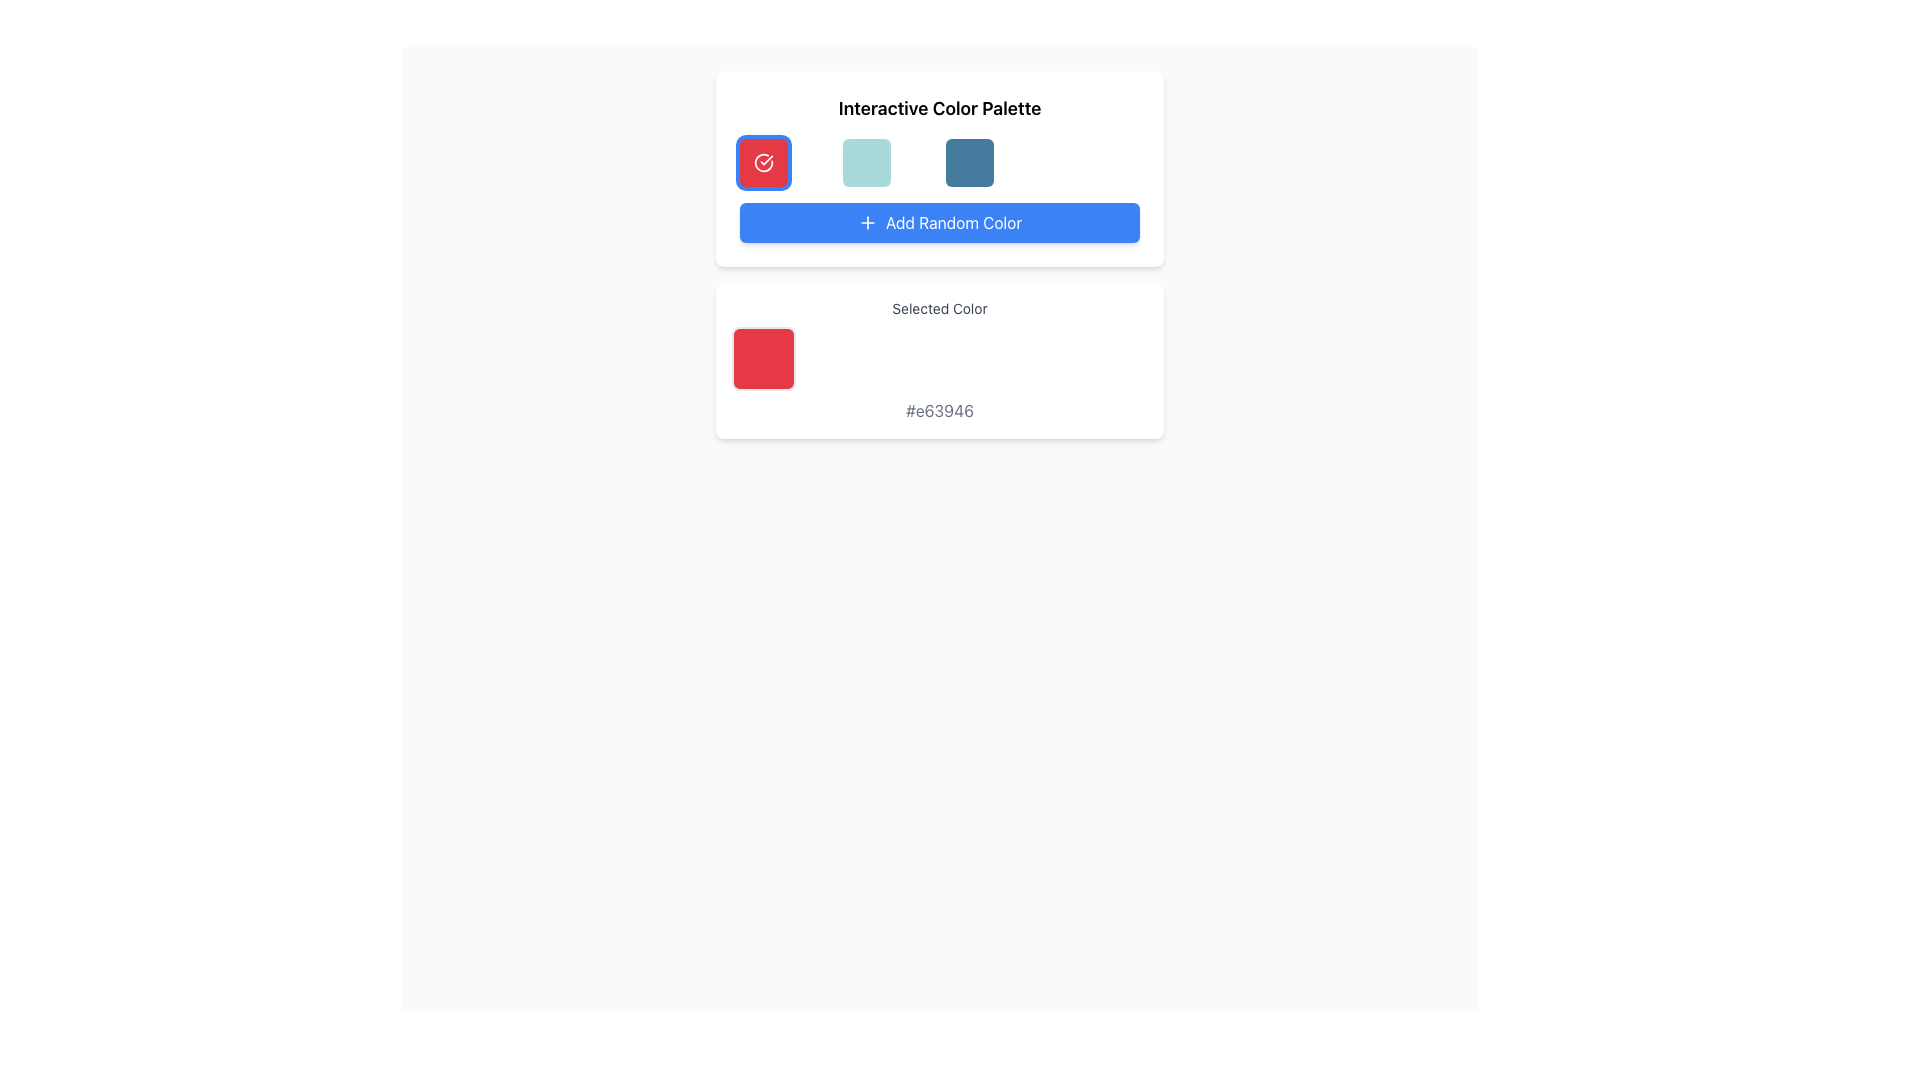 This screenshot has width=1920, height=1080. What do you see at coordinates (939, 410) in the screenshot?
I see `the Text Label that displays the hex color code located at the bottom of the 'Selected Color' panel` at bounding box center [939, 410].